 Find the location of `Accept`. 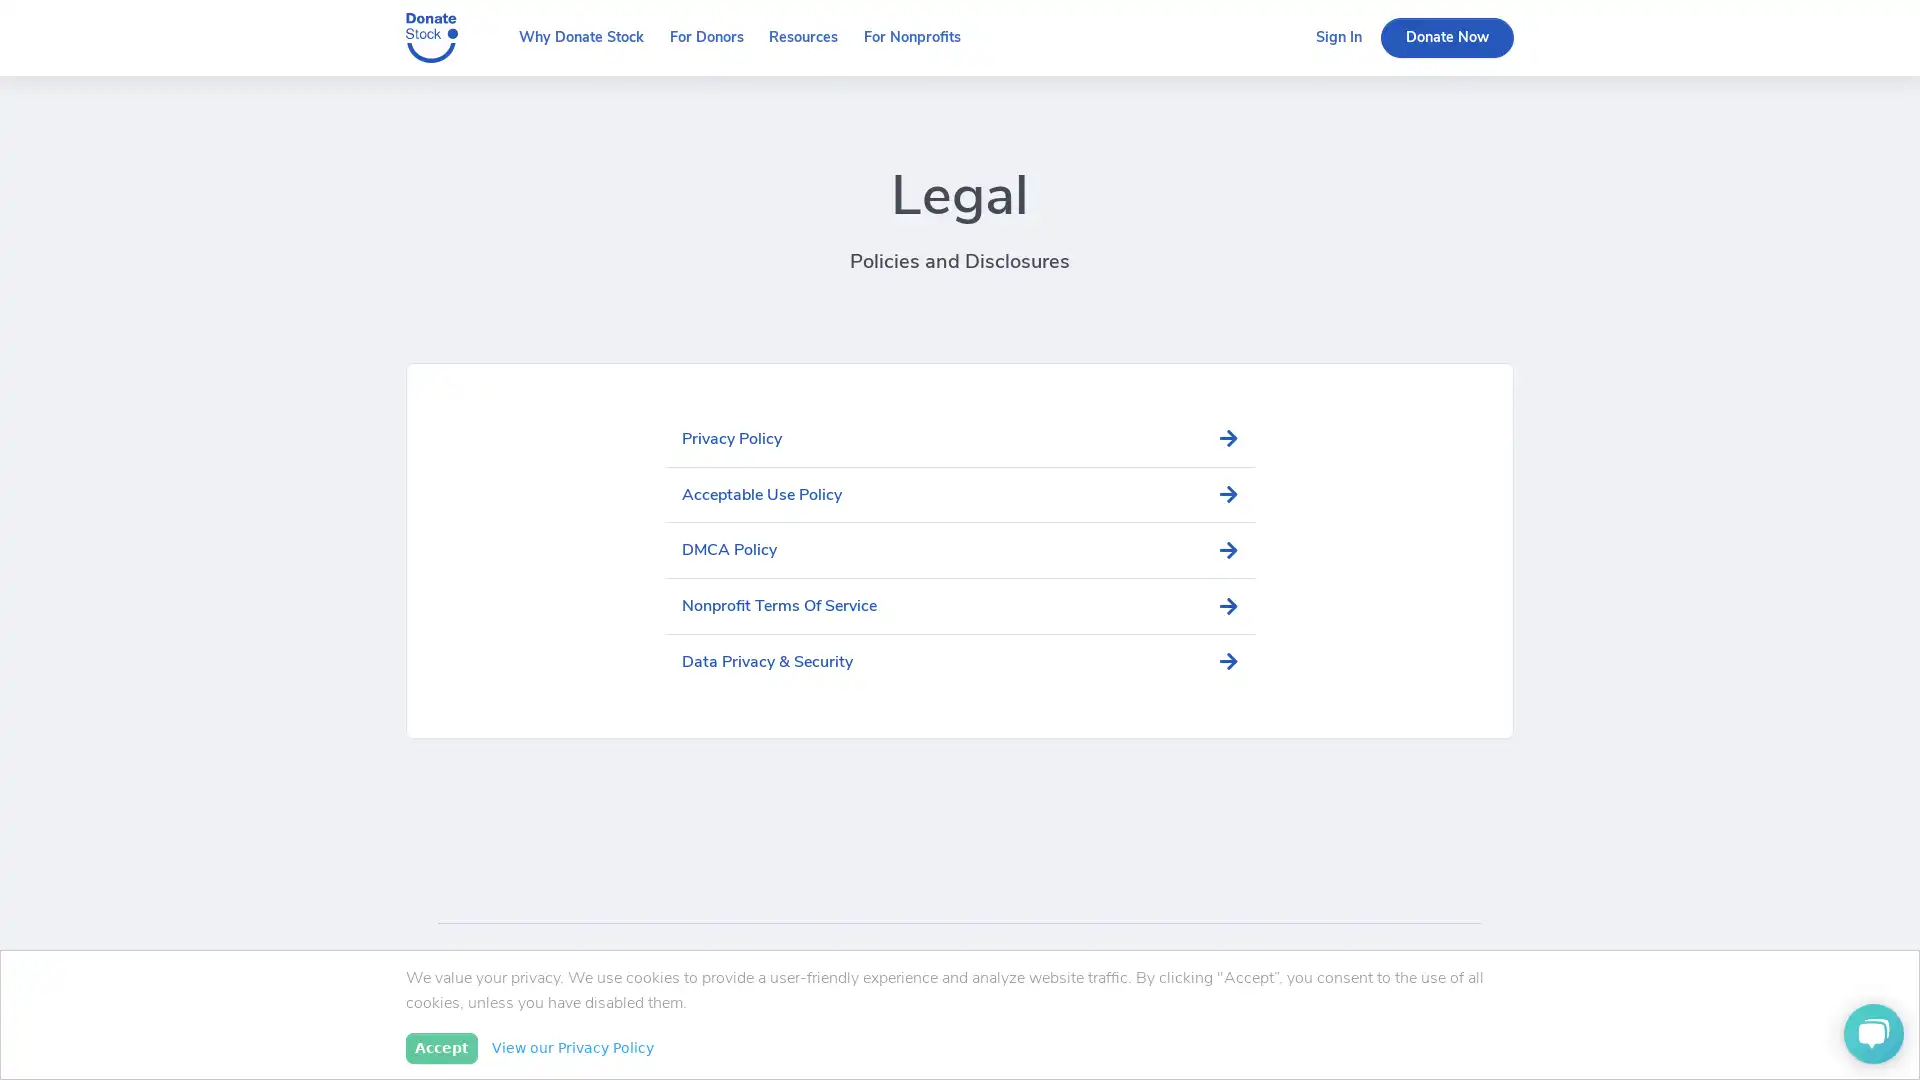

Accept is located at coordinates (440, 1047).